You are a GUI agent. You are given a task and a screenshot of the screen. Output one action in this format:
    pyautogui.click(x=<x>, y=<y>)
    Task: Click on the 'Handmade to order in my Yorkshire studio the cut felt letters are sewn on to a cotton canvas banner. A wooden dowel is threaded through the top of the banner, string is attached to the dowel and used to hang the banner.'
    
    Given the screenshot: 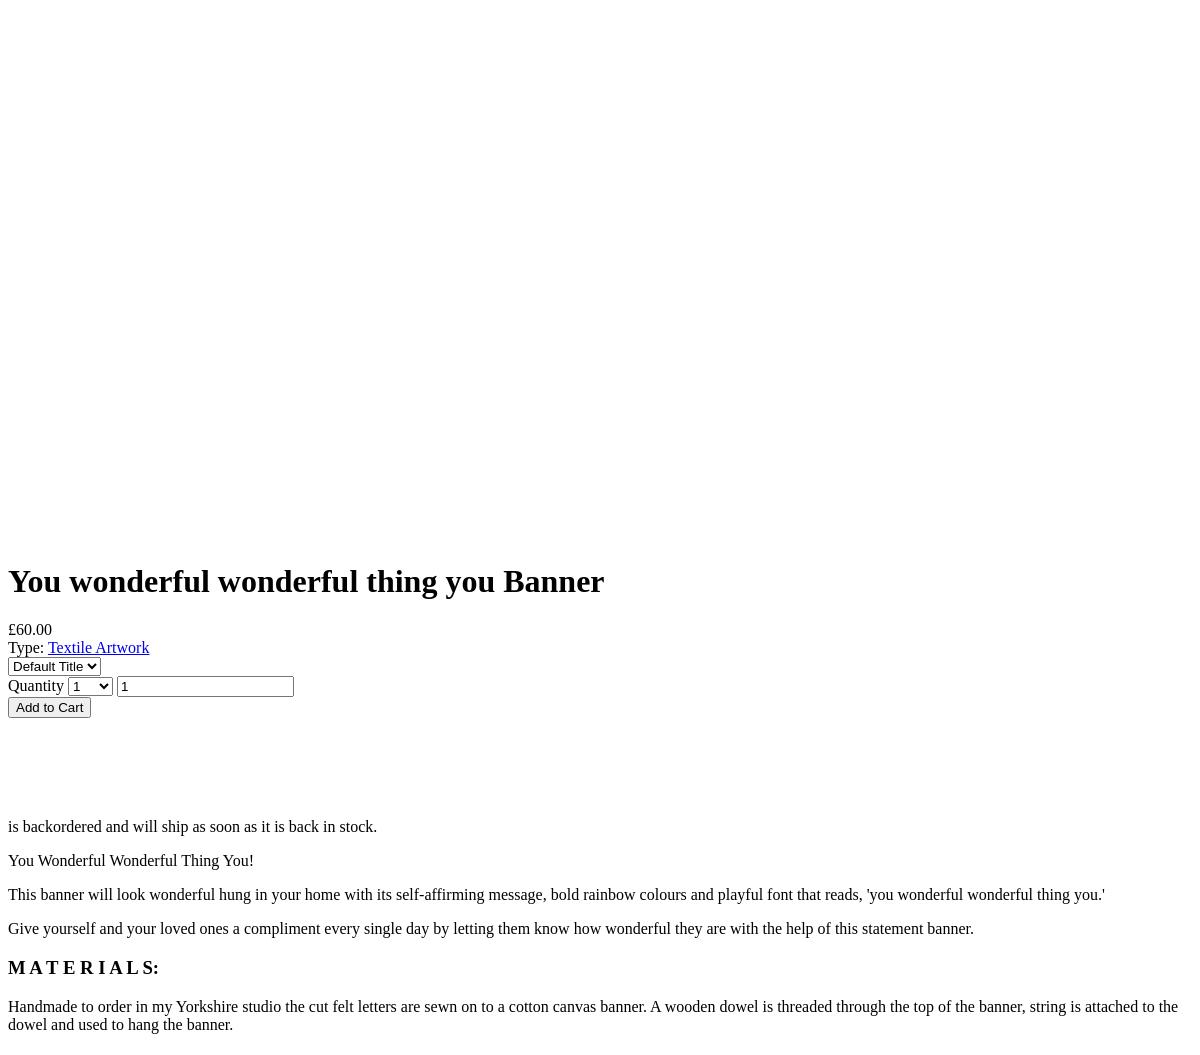 What is the action you would take?
    pyautogui.click(x=592, y=1013)
    